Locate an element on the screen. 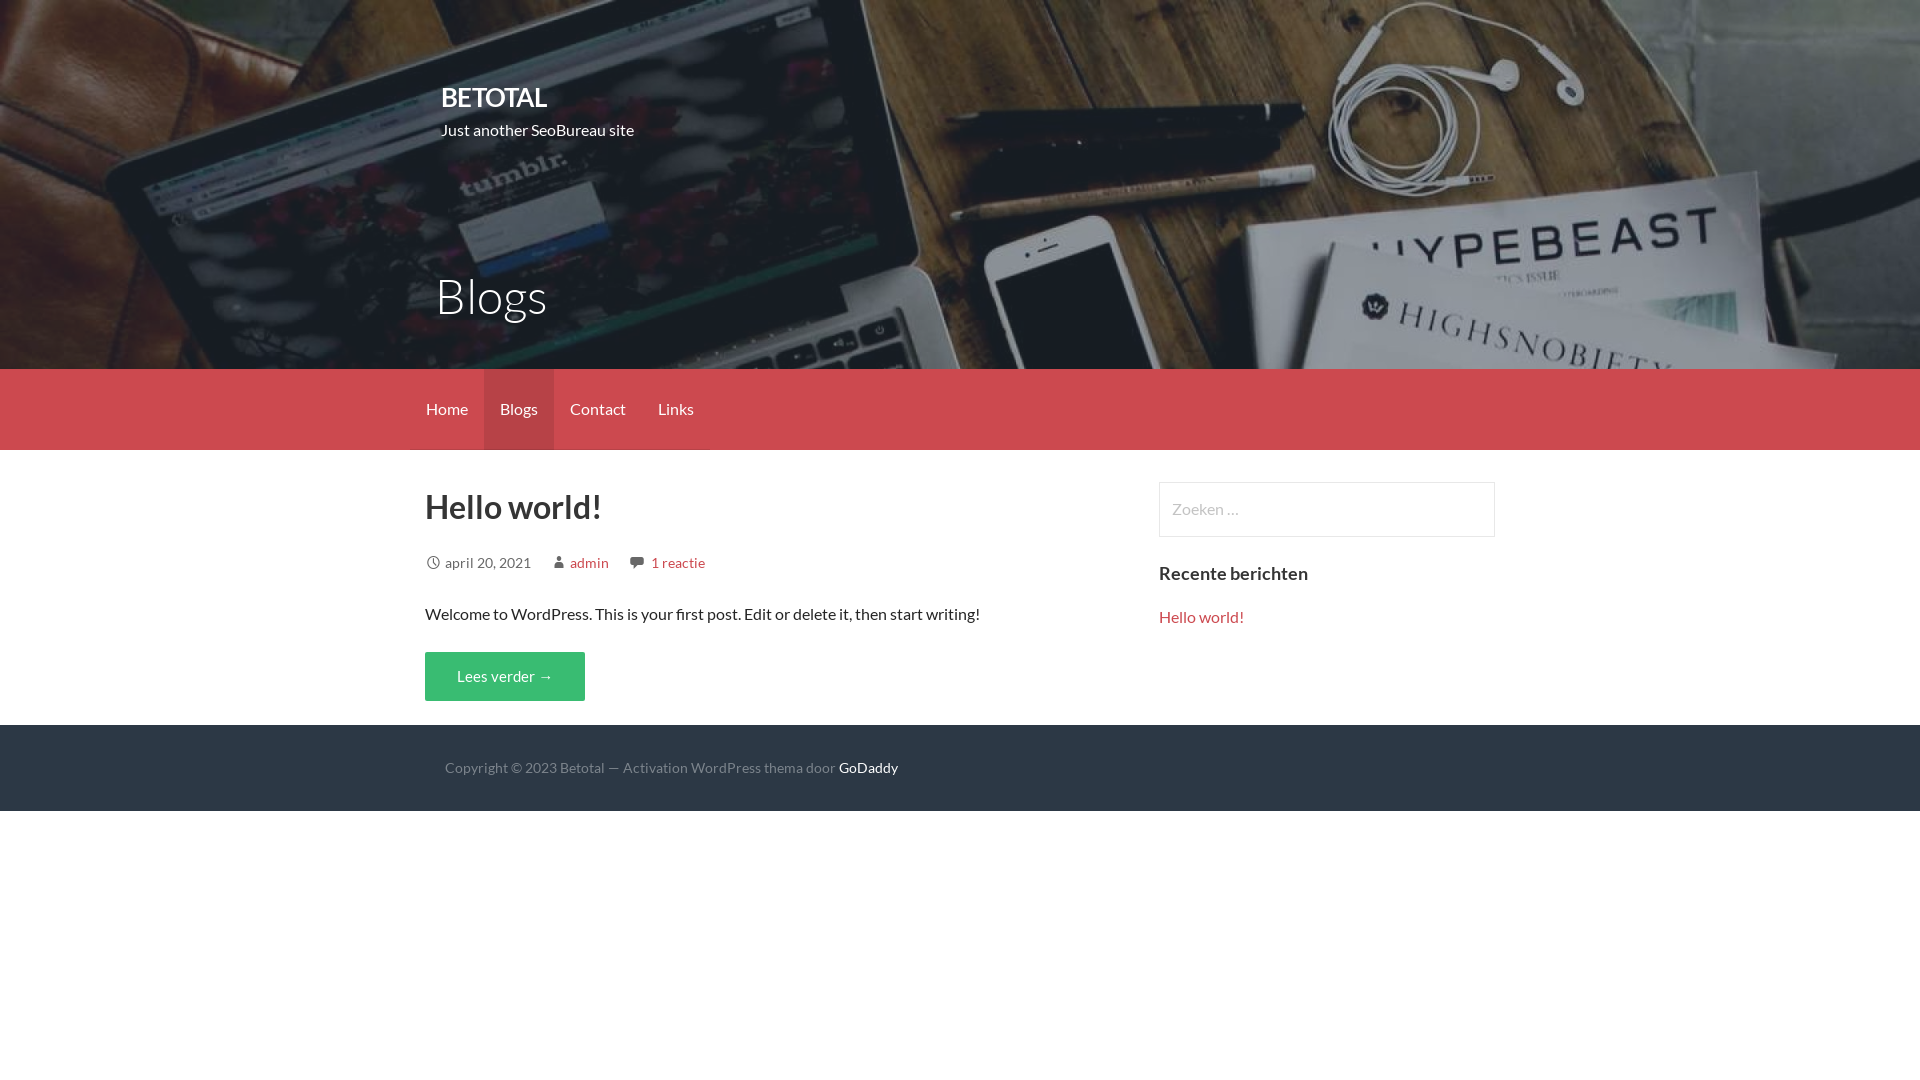  'BETOTAL' is located at coordinates (493, 96).